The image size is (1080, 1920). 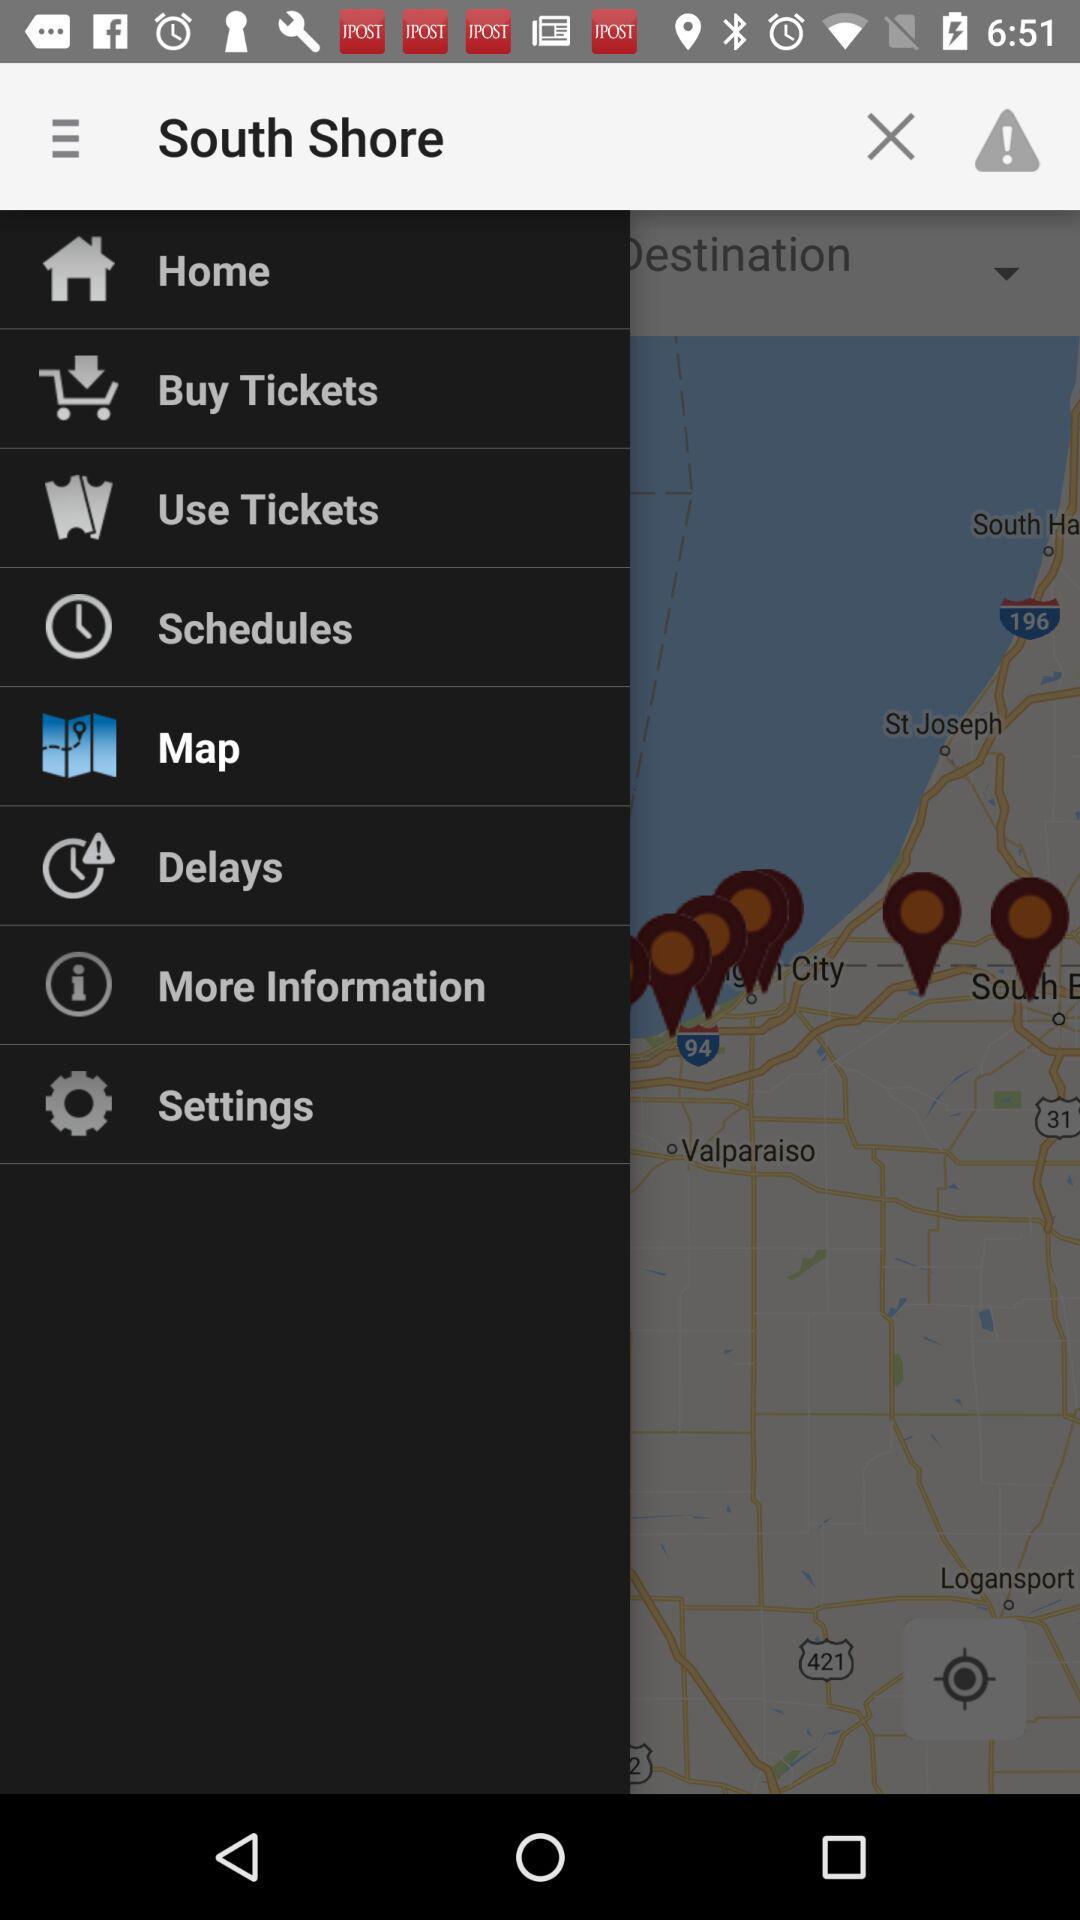 I want to click on the location_crosshair icon, so click(x=963, y=1678).